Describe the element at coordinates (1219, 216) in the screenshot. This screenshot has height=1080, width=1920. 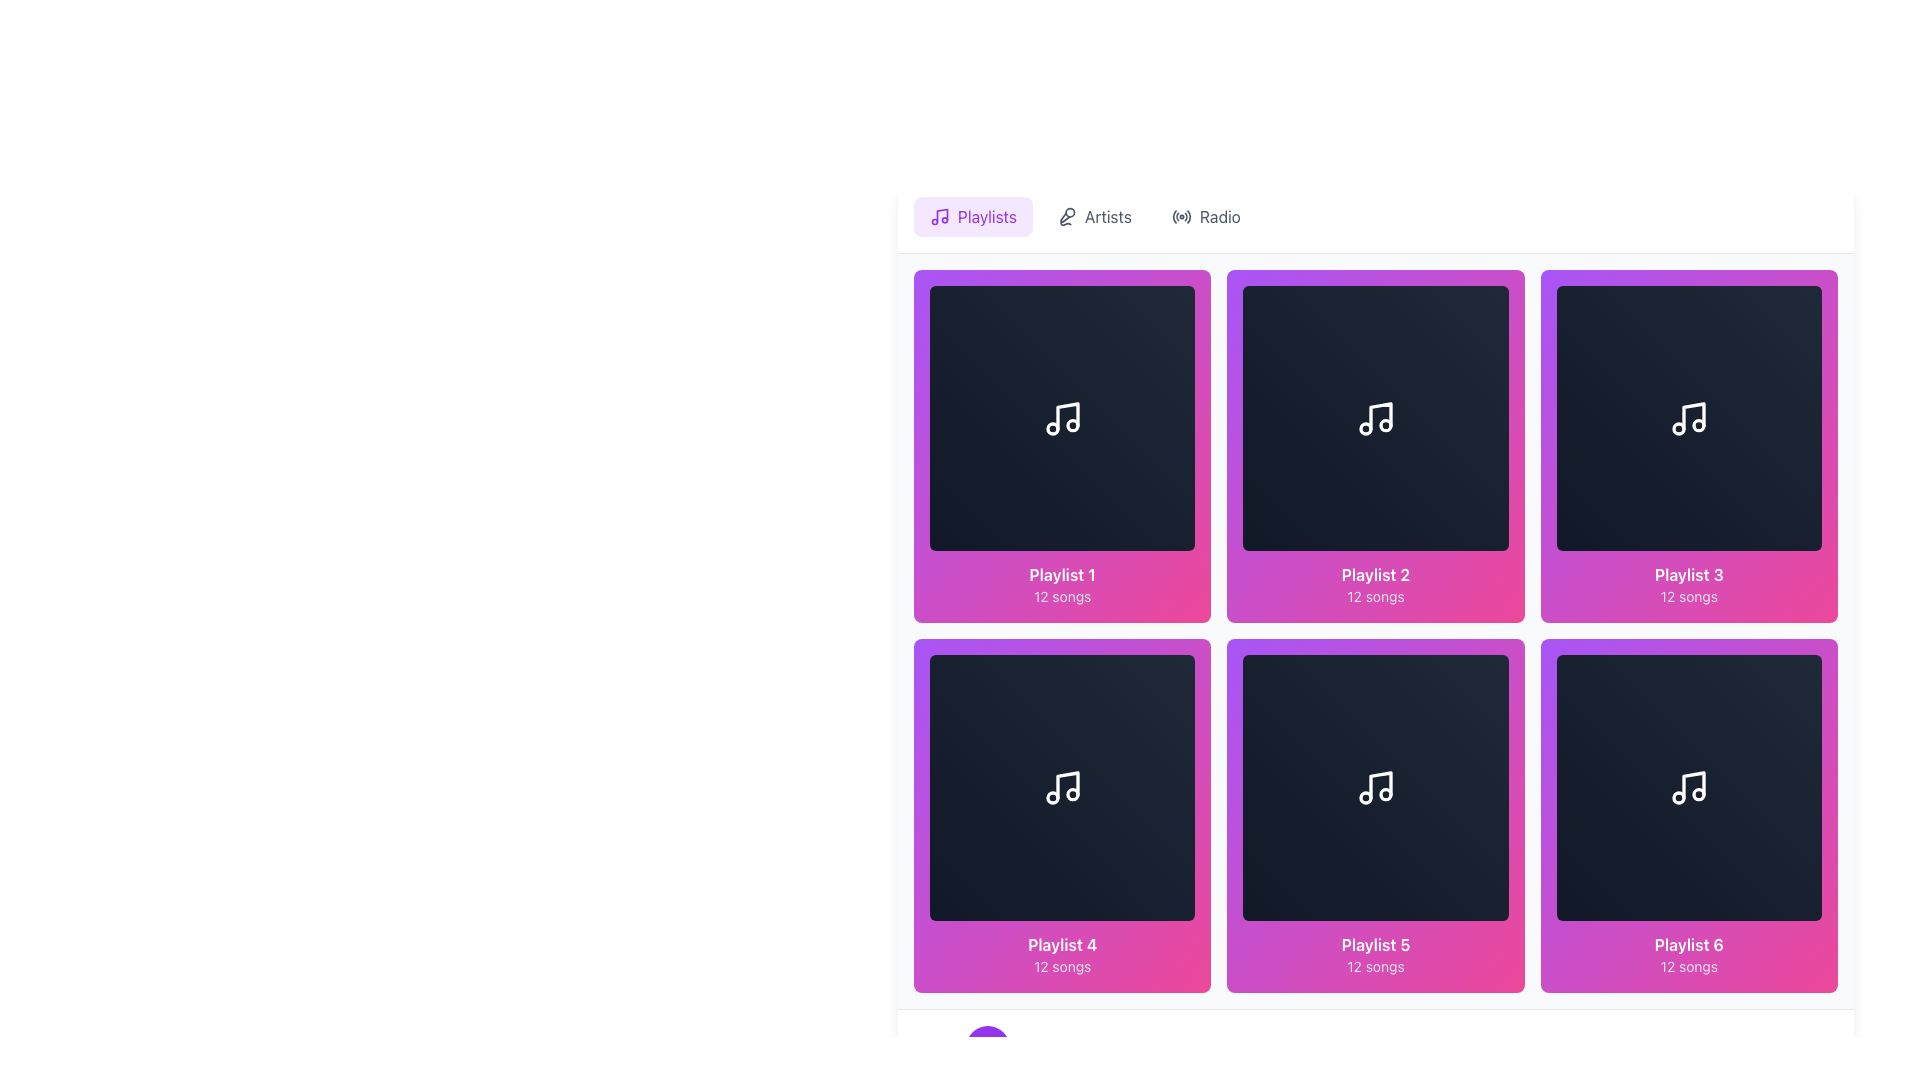
I see `the 'Radio' text label in the navigation bar` at that location.